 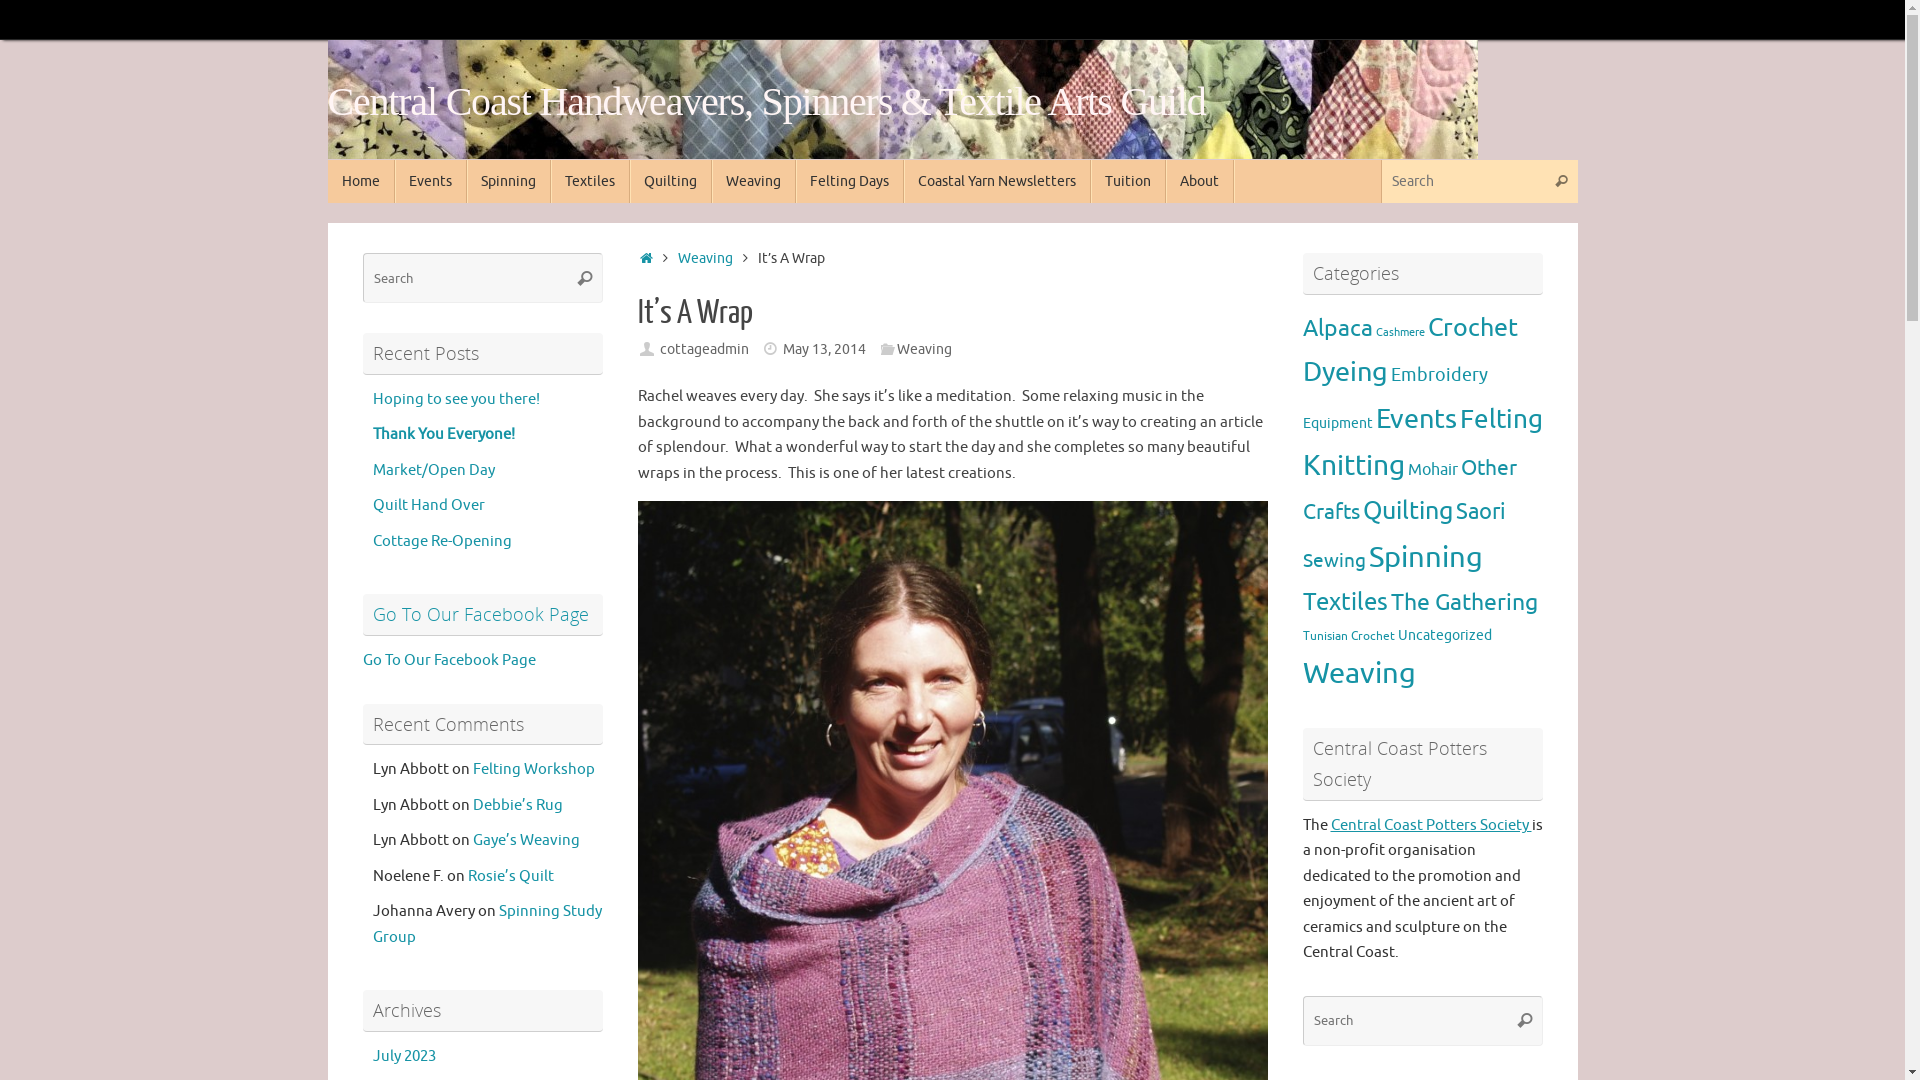 I want to click on 'Author ', so click(x=647, y=347).